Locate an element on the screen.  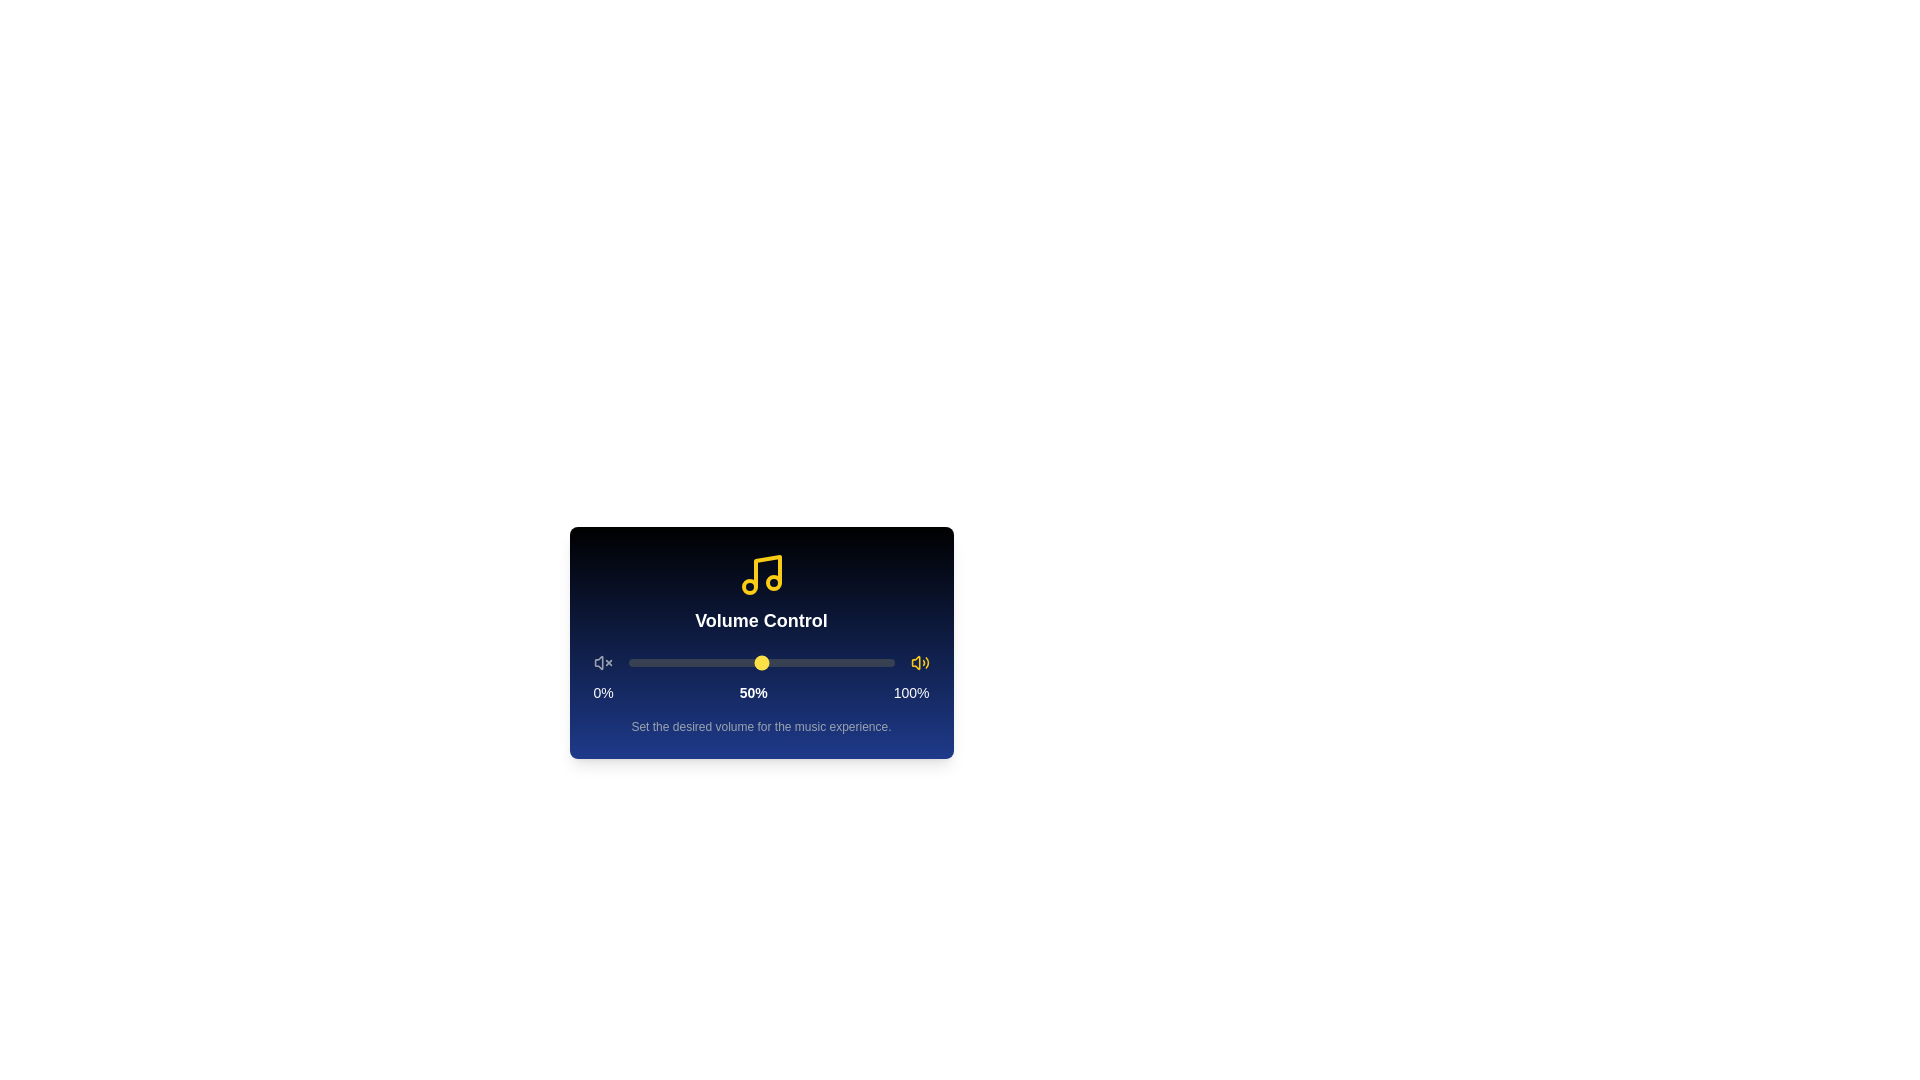
the low volume icon in the volume control component is located at coordinates (602, 663).